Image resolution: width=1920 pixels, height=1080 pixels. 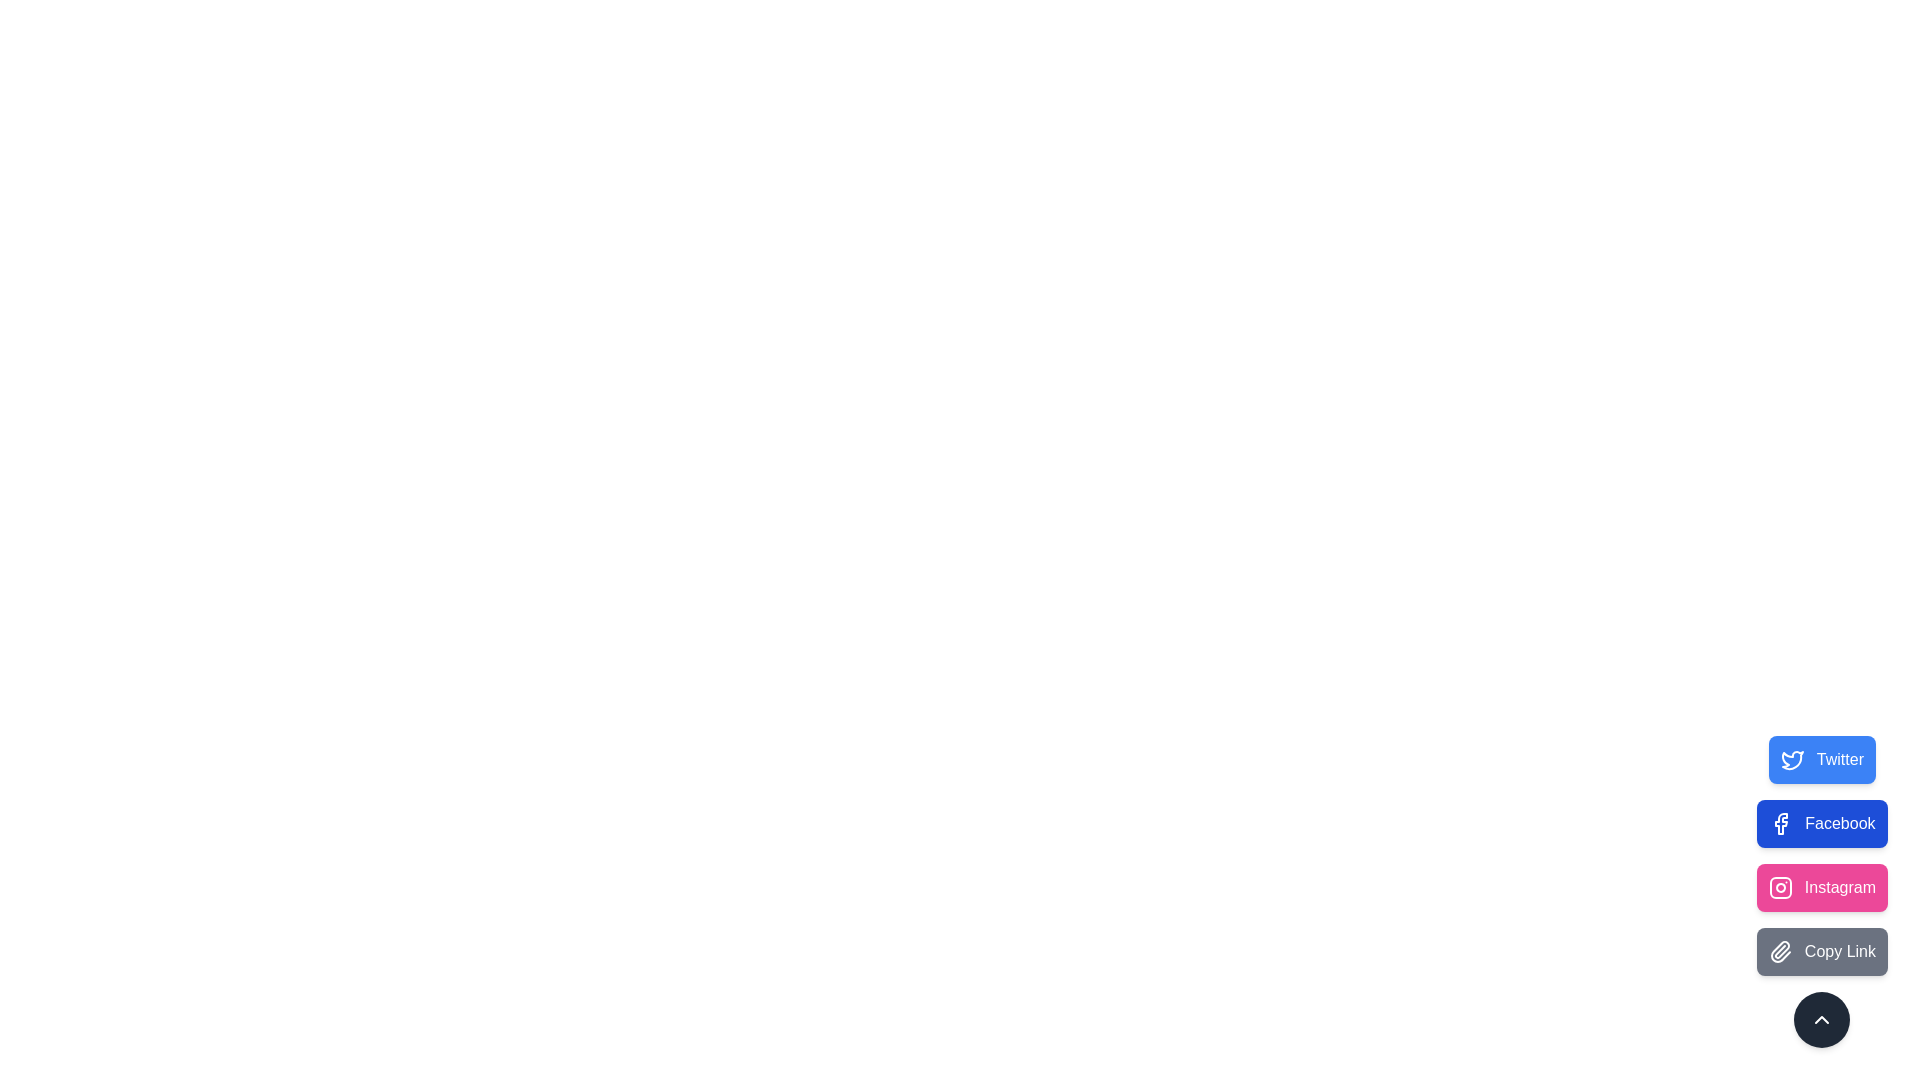 I want to click on the Facebook button to perform the corresponding action, so click(x=1822, y=824).